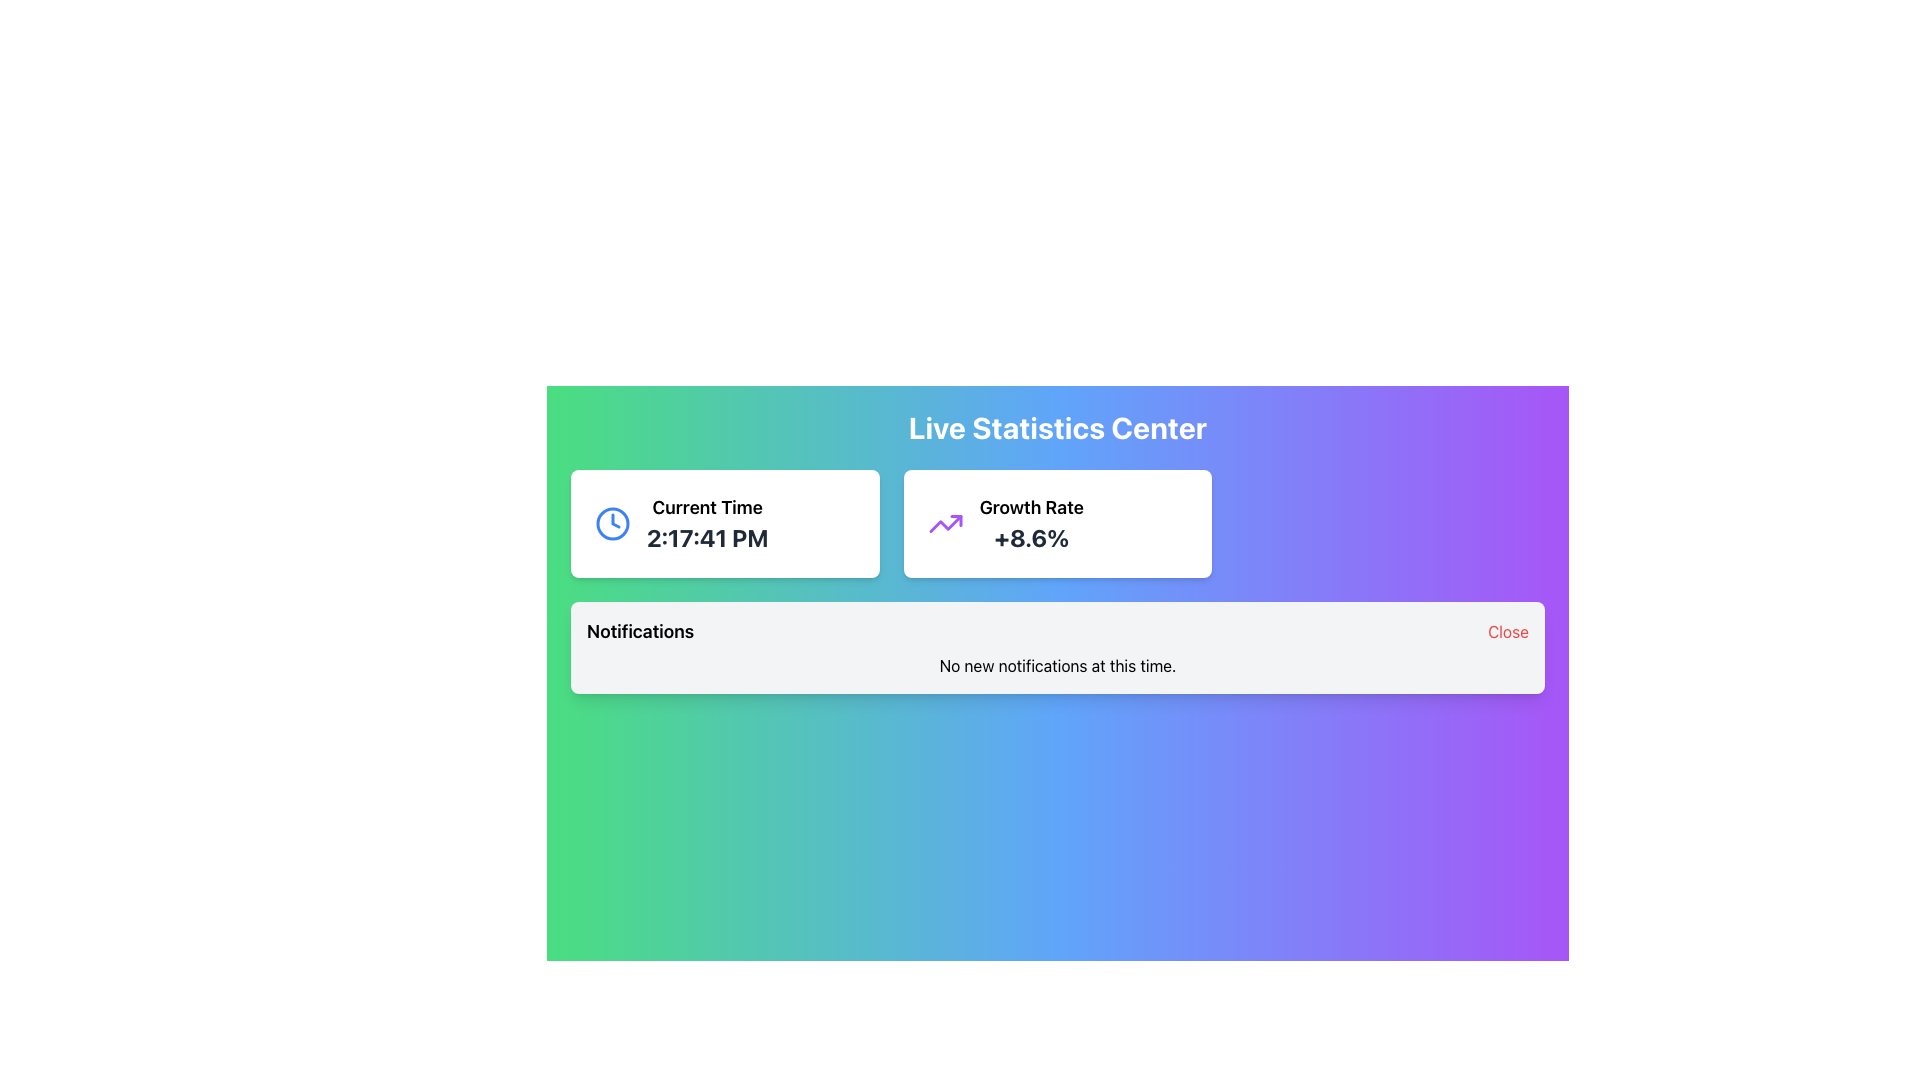 The image size is (1920, 1080). What do you see at coordinates (612, 523) in the screenshot?
I see `the clock icon, which is positioned to the left of the 'Current Time' text` at bounding box center [612, 523].